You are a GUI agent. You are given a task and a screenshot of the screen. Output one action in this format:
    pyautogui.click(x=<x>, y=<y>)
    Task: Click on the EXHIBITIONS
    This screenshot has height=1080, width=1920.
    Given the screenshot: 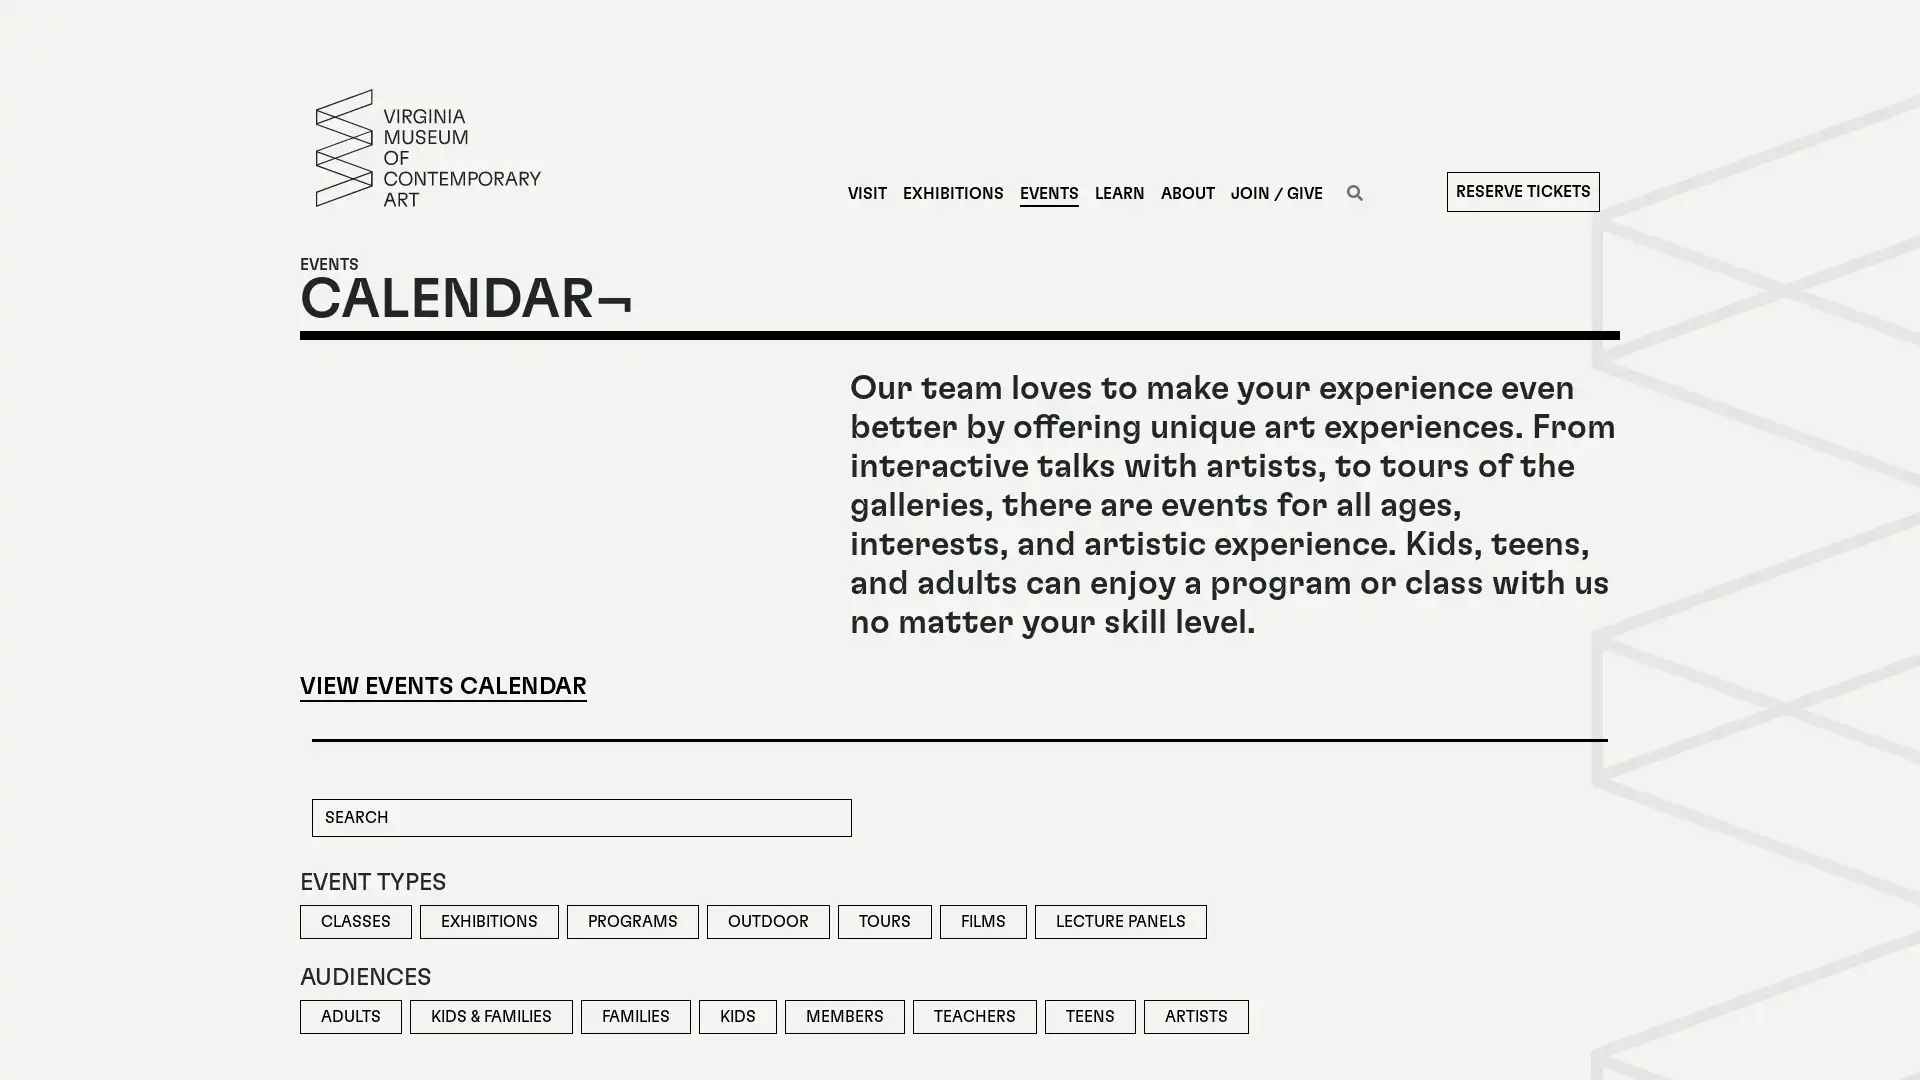 What is the action you would take?
    pyautogui.click(x=951, y=193)
    